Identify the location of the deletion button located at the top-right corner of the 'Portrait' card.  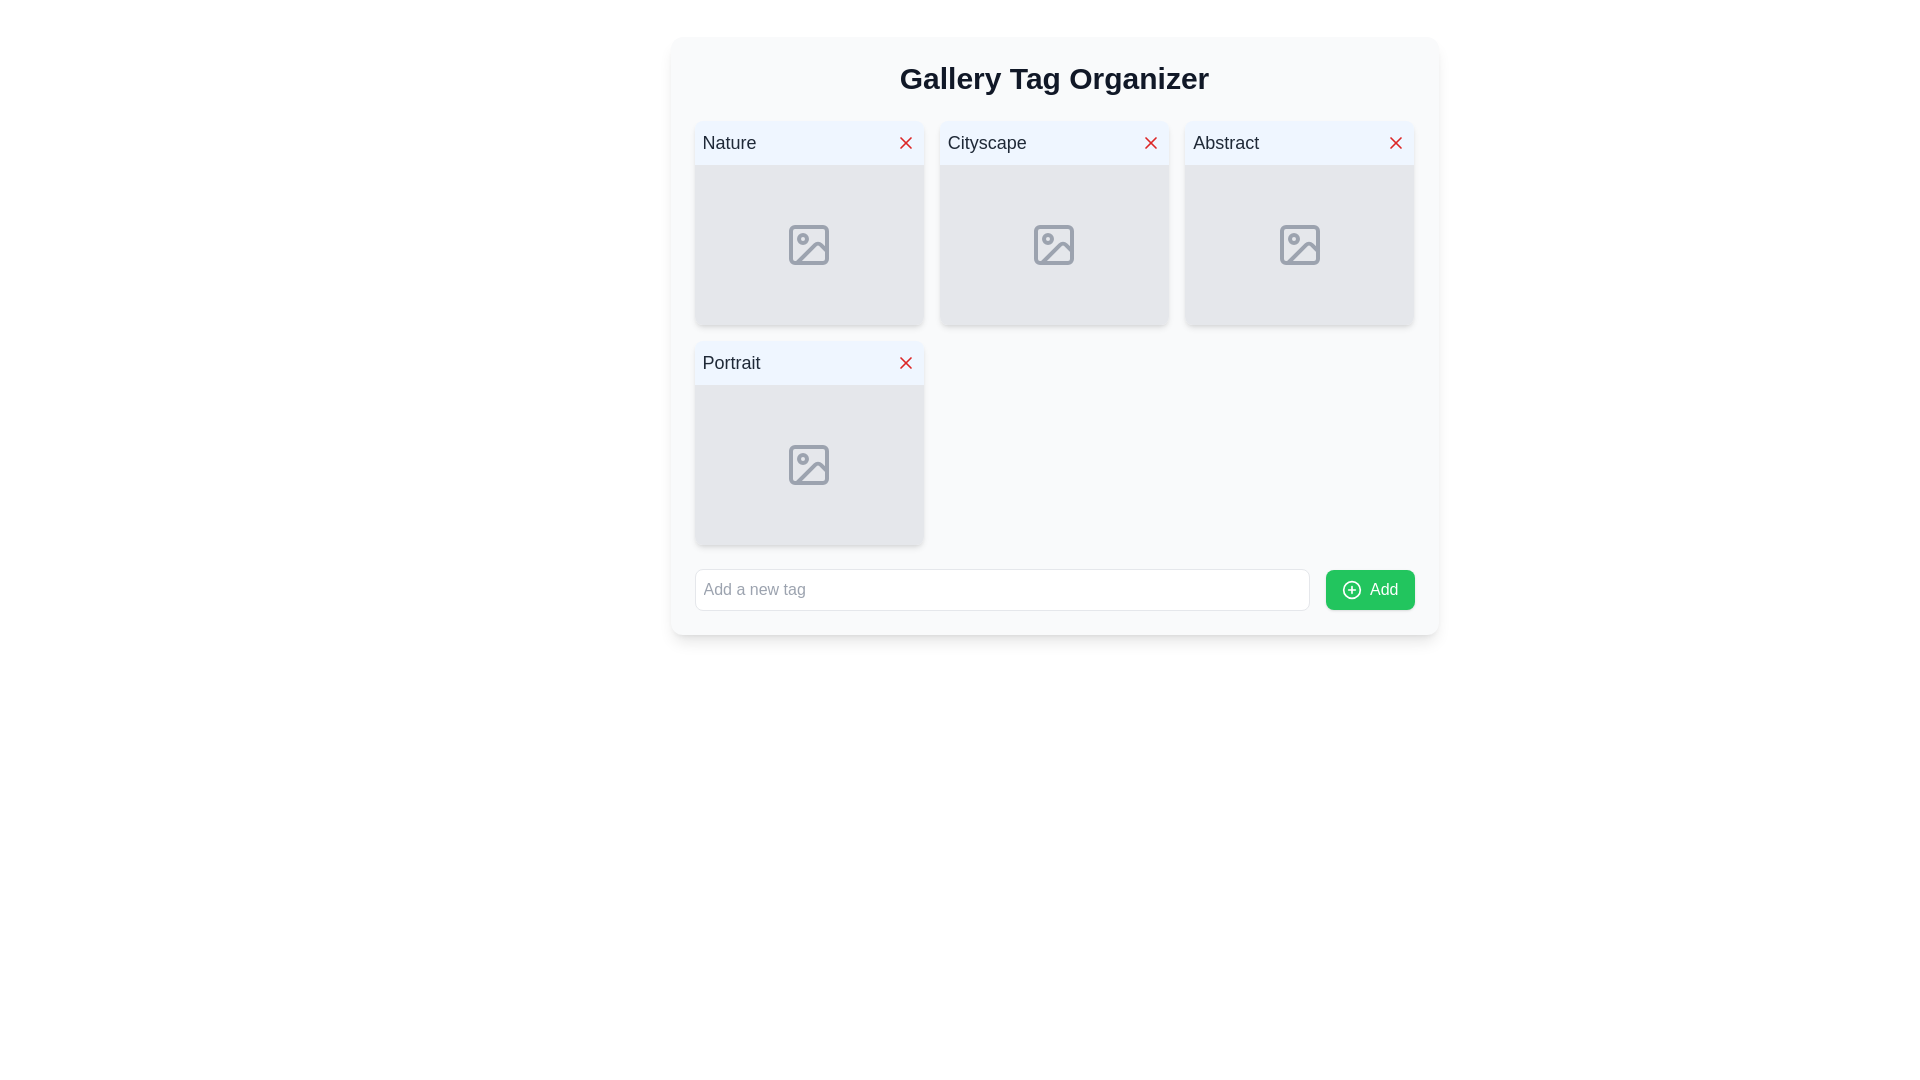
(904, 362).